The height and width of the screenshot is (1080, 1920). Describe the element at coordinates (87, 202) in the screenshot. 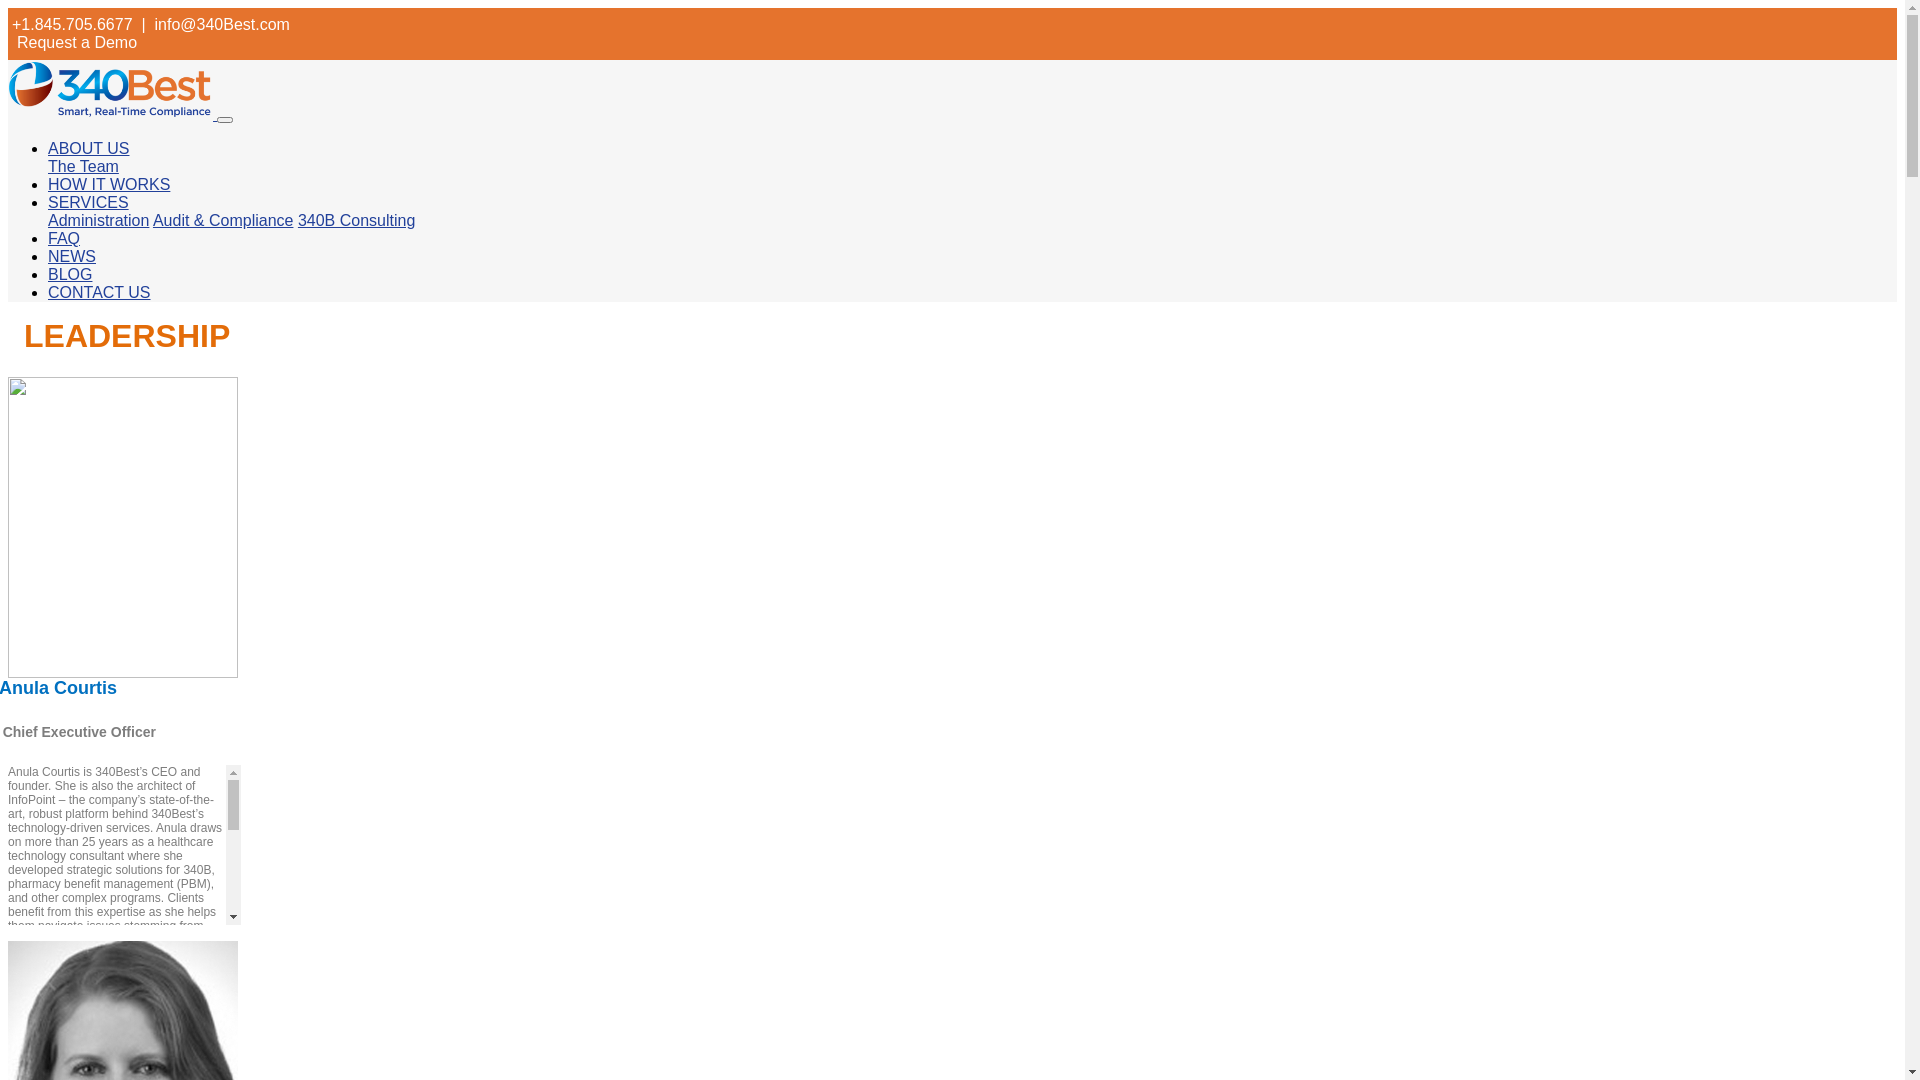

I see `'SERVICES'` at that location.